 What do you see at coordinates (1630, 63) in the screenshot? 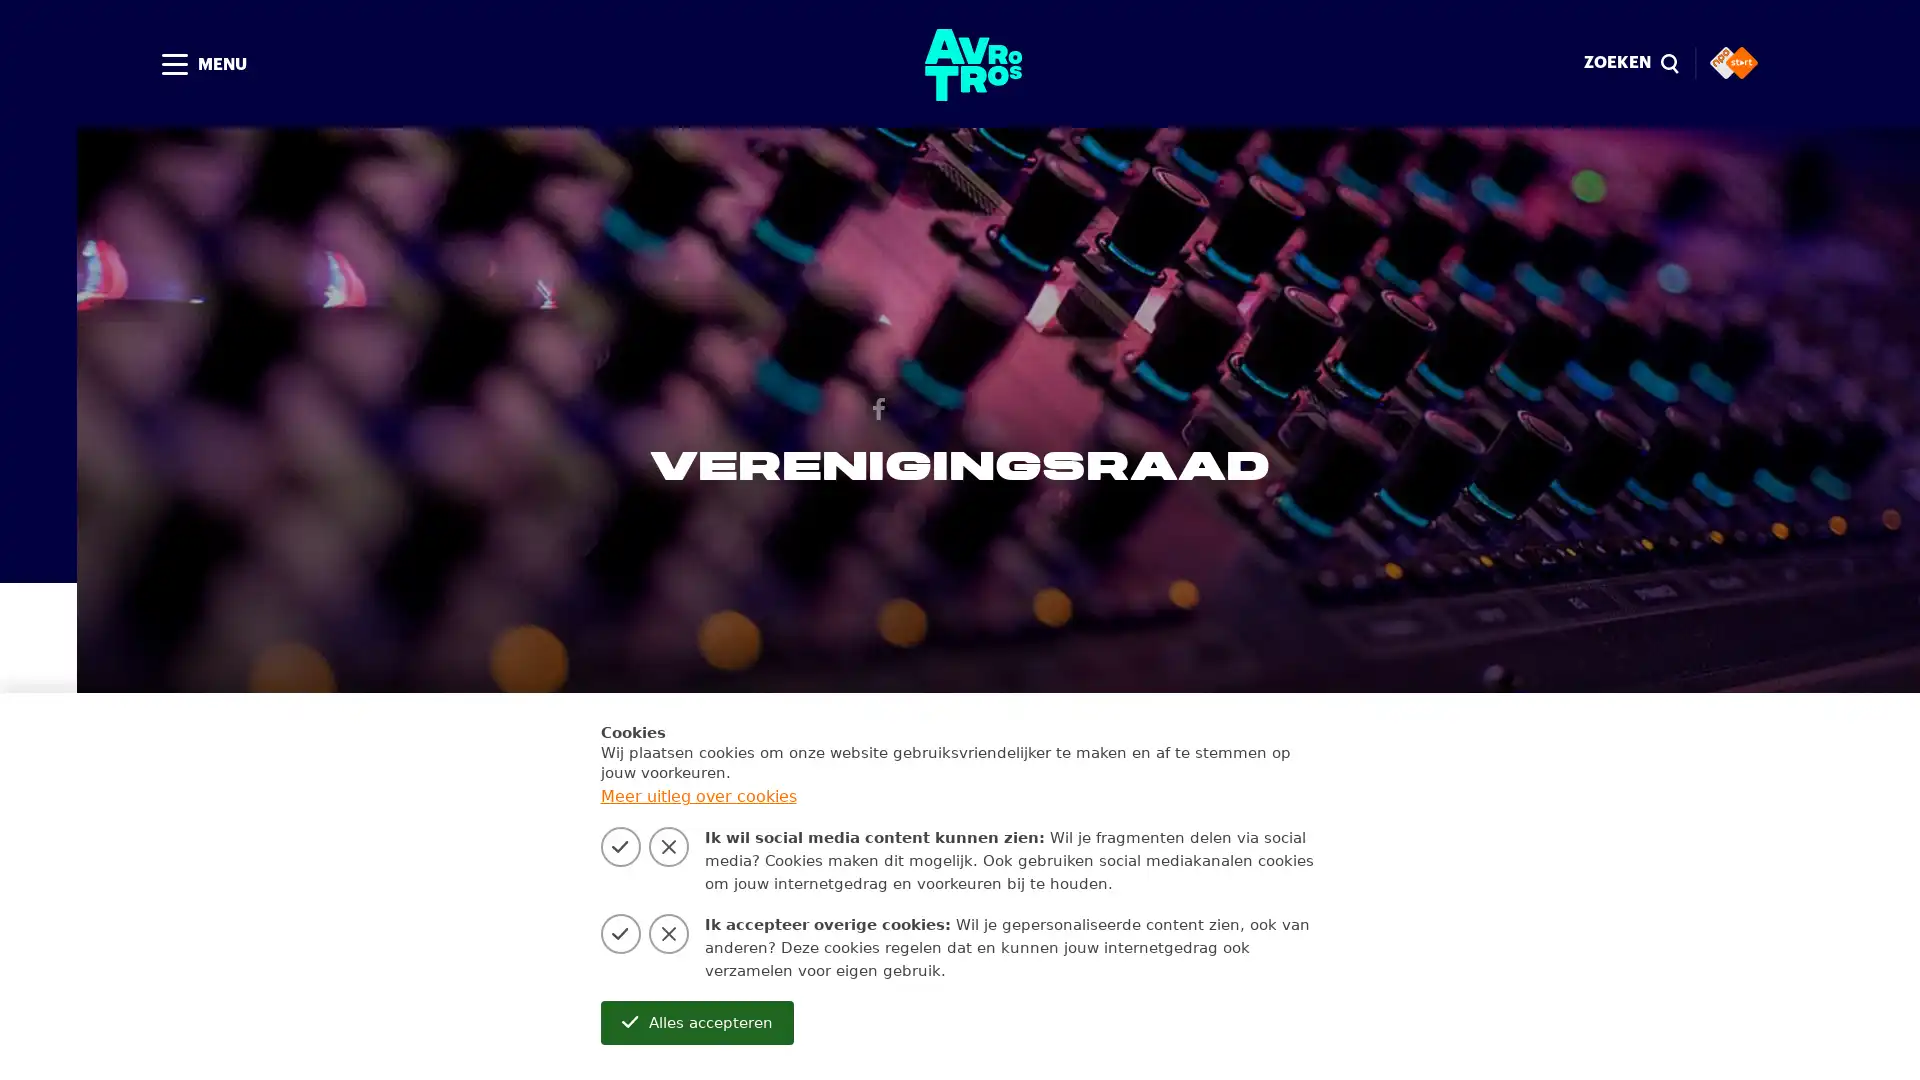
I see `ZOEKEN magnify` at bounding box center [1630, 63].